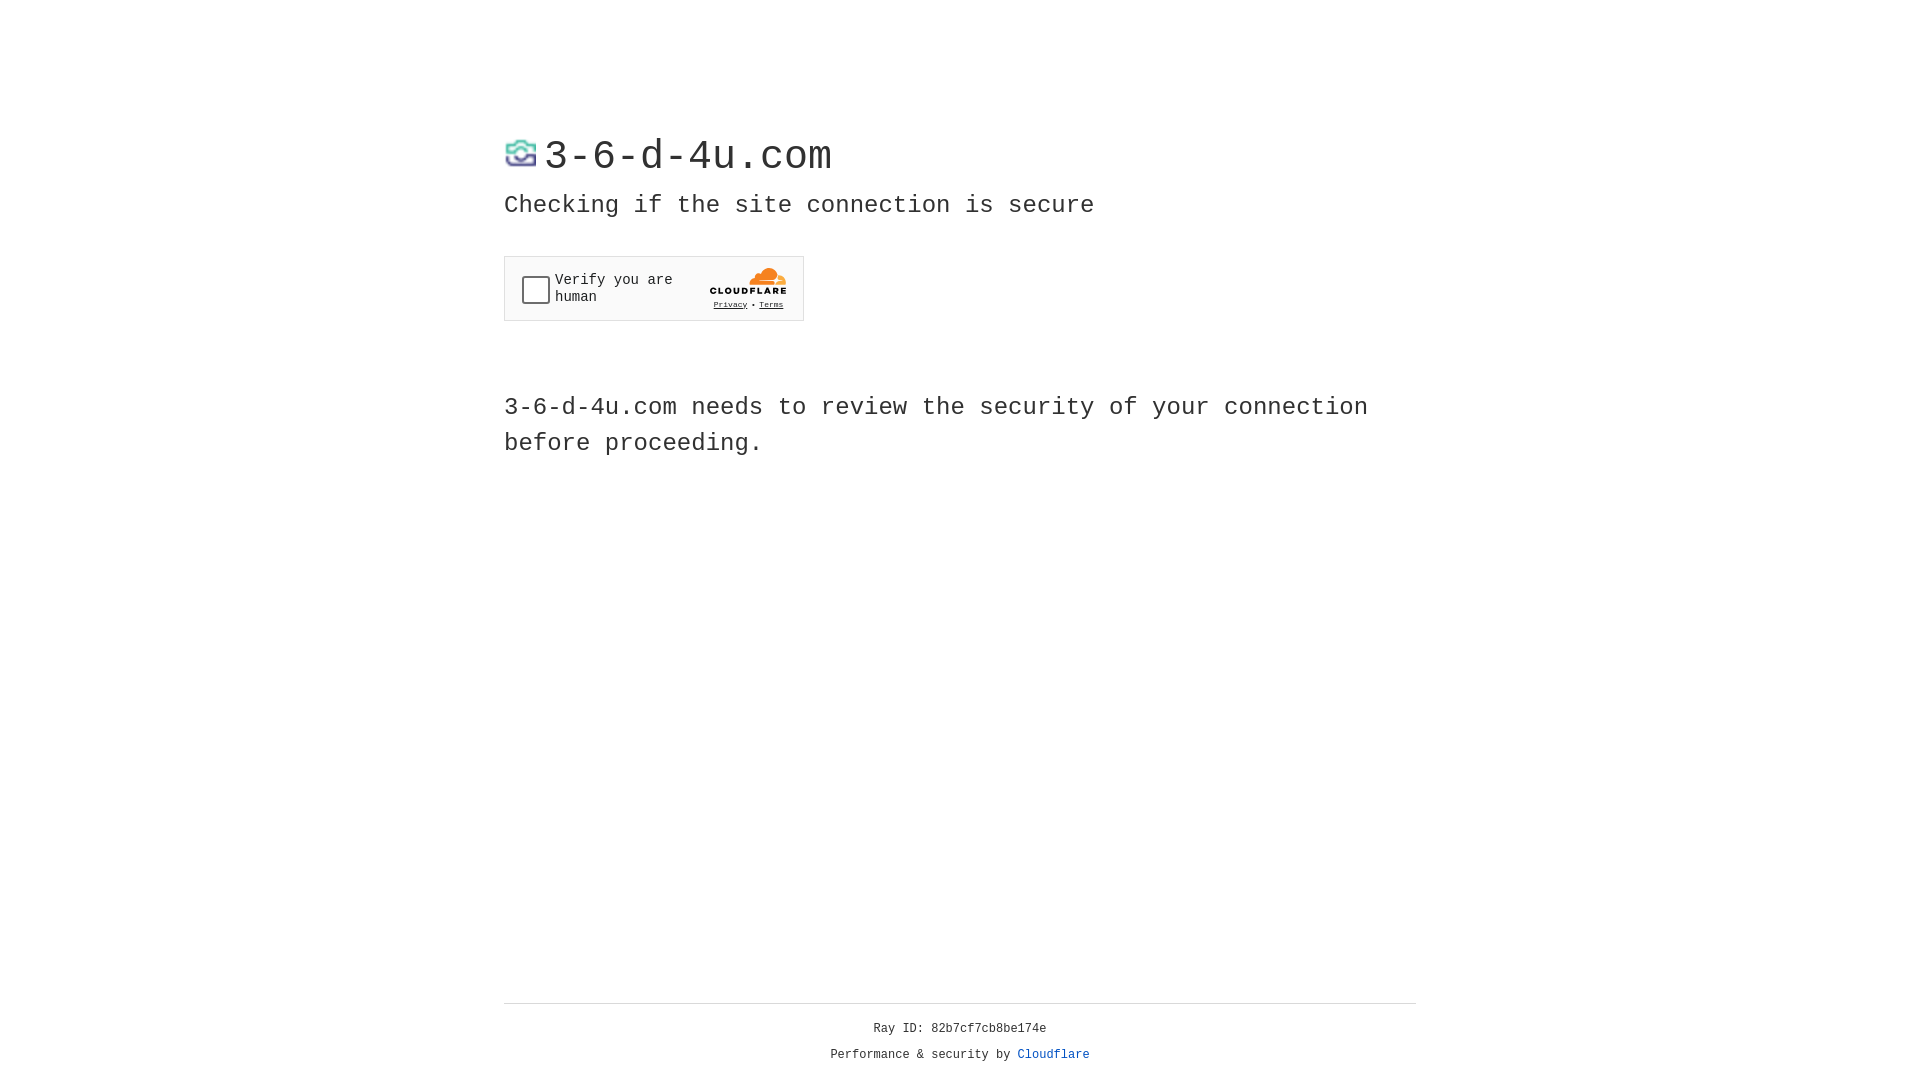 The height and width of the screenshot is (1080, 1920). What do you see at coordinates (653, 288) in the screenshot?
I see `'Widget containing a Cloudflare security challenge'` at bounding box center [653, 288].